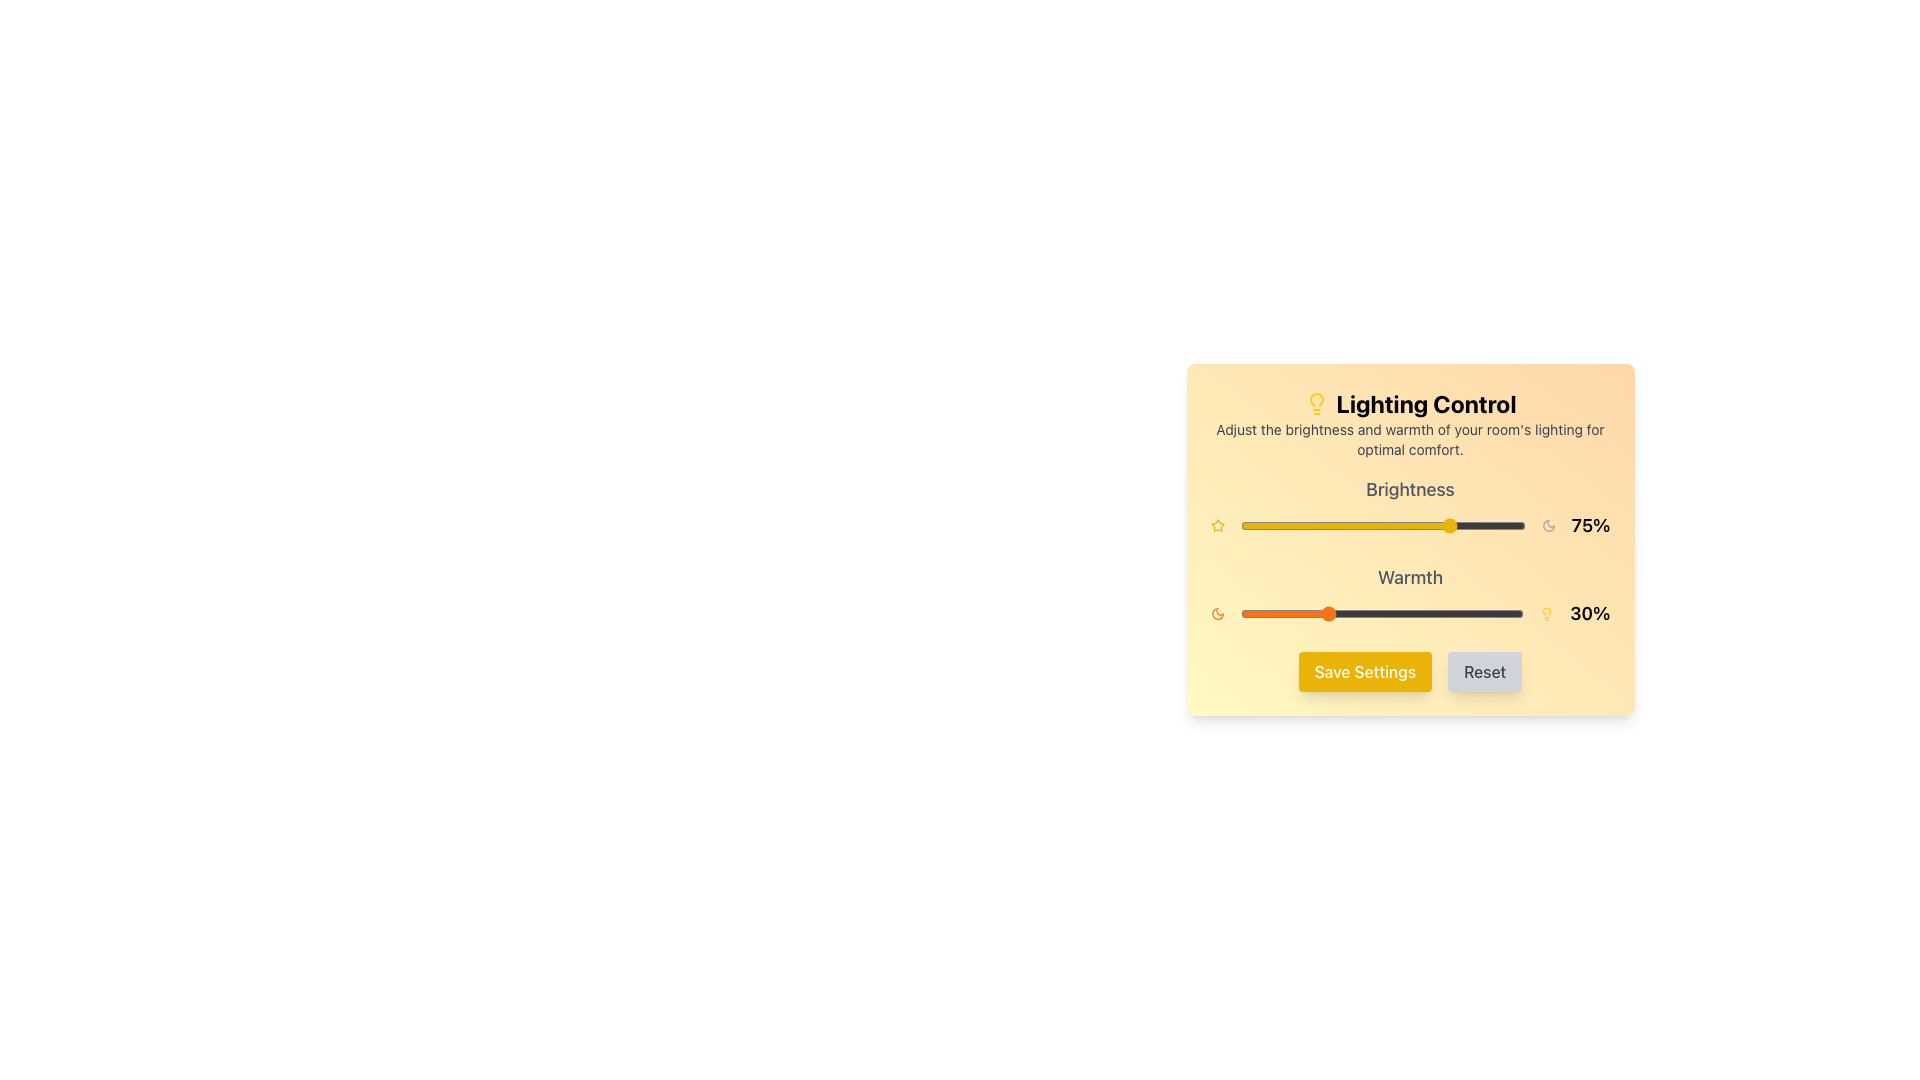 This screenshot has height=1080, width=1920. Describe the element at coordinates (1459, 524) in the screenshot. I see `the brightness` at that location.